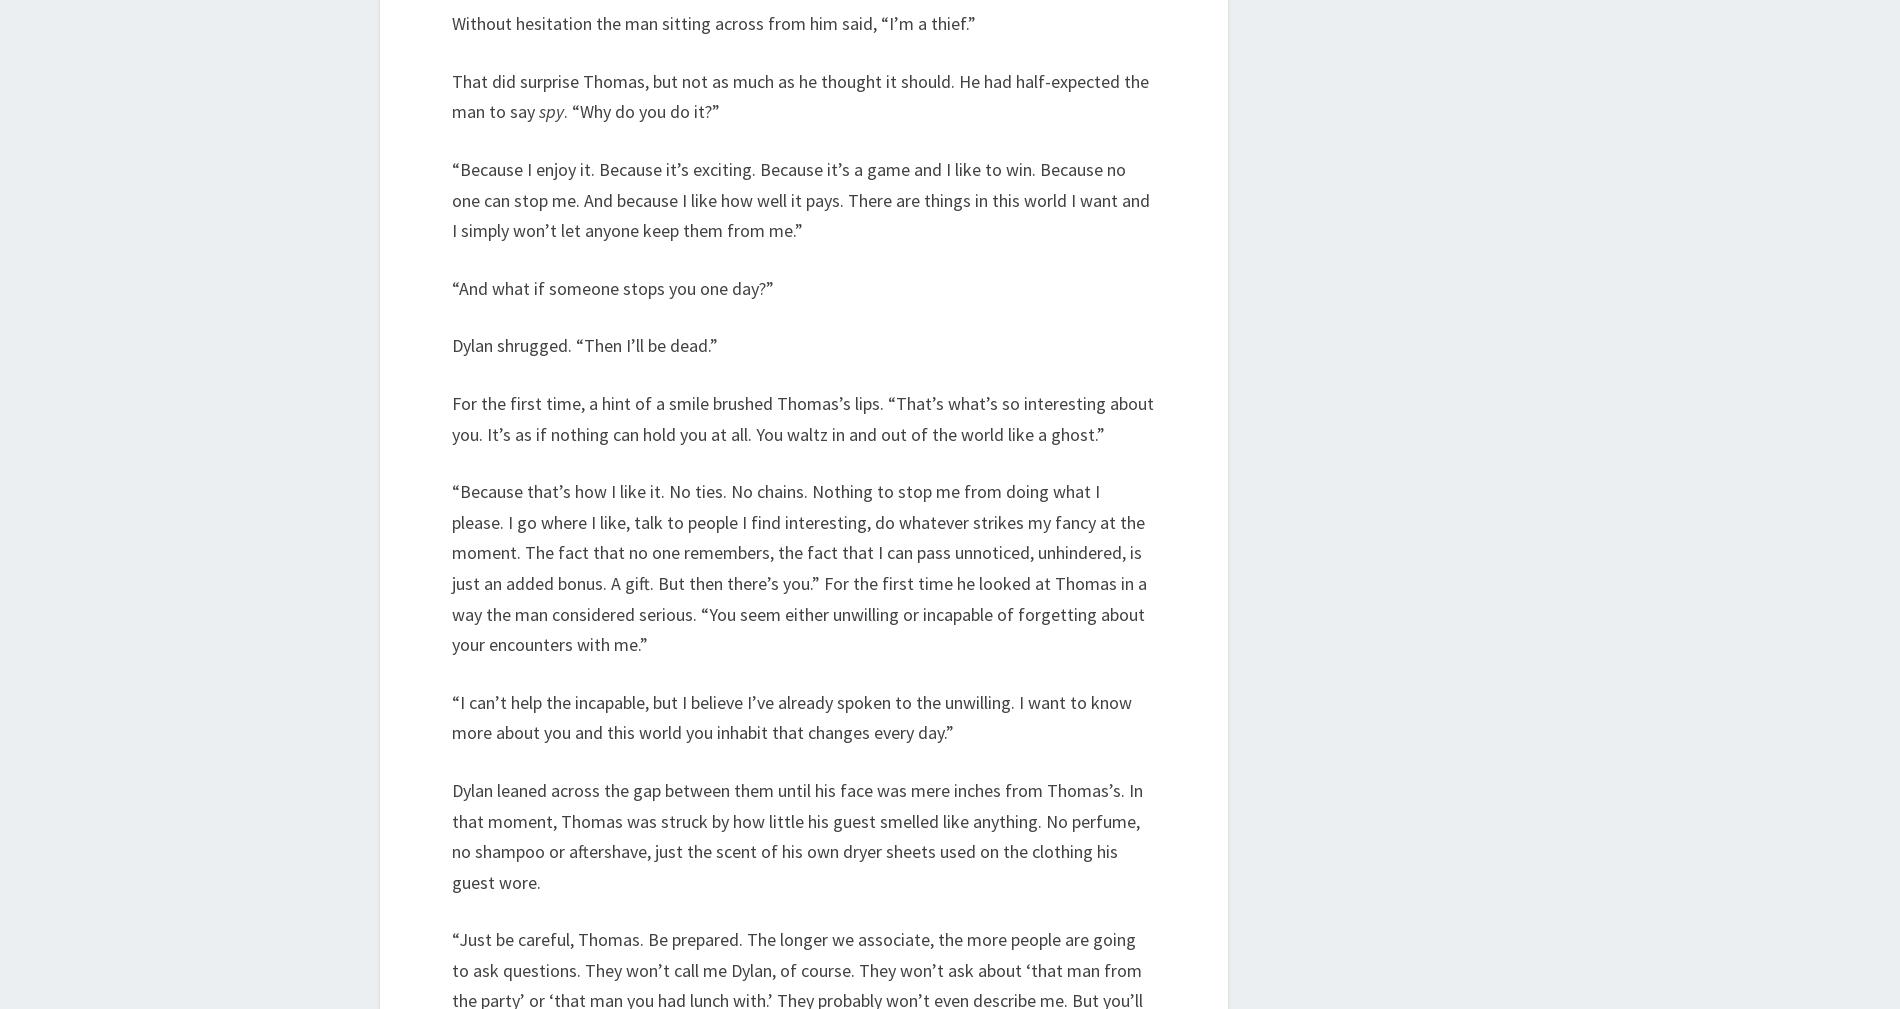 Image resolution: width=1900 pixels, height=1009 pixels. Describe the element at coordinates (800, 198) in the screenshot. I see `'“Because I enjoy it. Because it’s exciting. Because it’s a game and I like to win. Because no one can stop me. And because I like how well it pays. There are things in this world I want and I simply won’t let anyone keep them from me.”'` at that location.